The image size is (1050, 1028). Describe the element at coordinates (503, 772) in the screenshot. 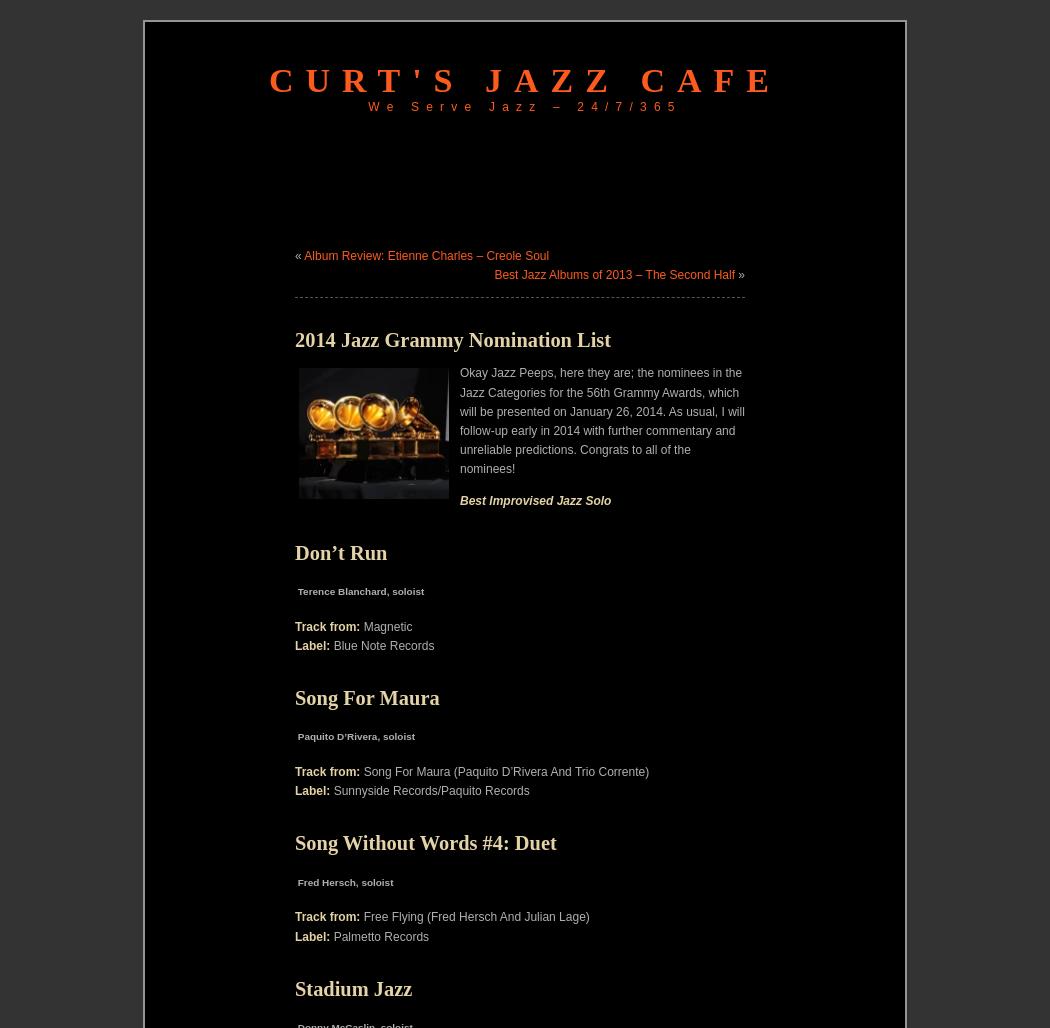

I see `'Song For Maura (Paquito D’Rivera And Trio Corrente)'` at that location.